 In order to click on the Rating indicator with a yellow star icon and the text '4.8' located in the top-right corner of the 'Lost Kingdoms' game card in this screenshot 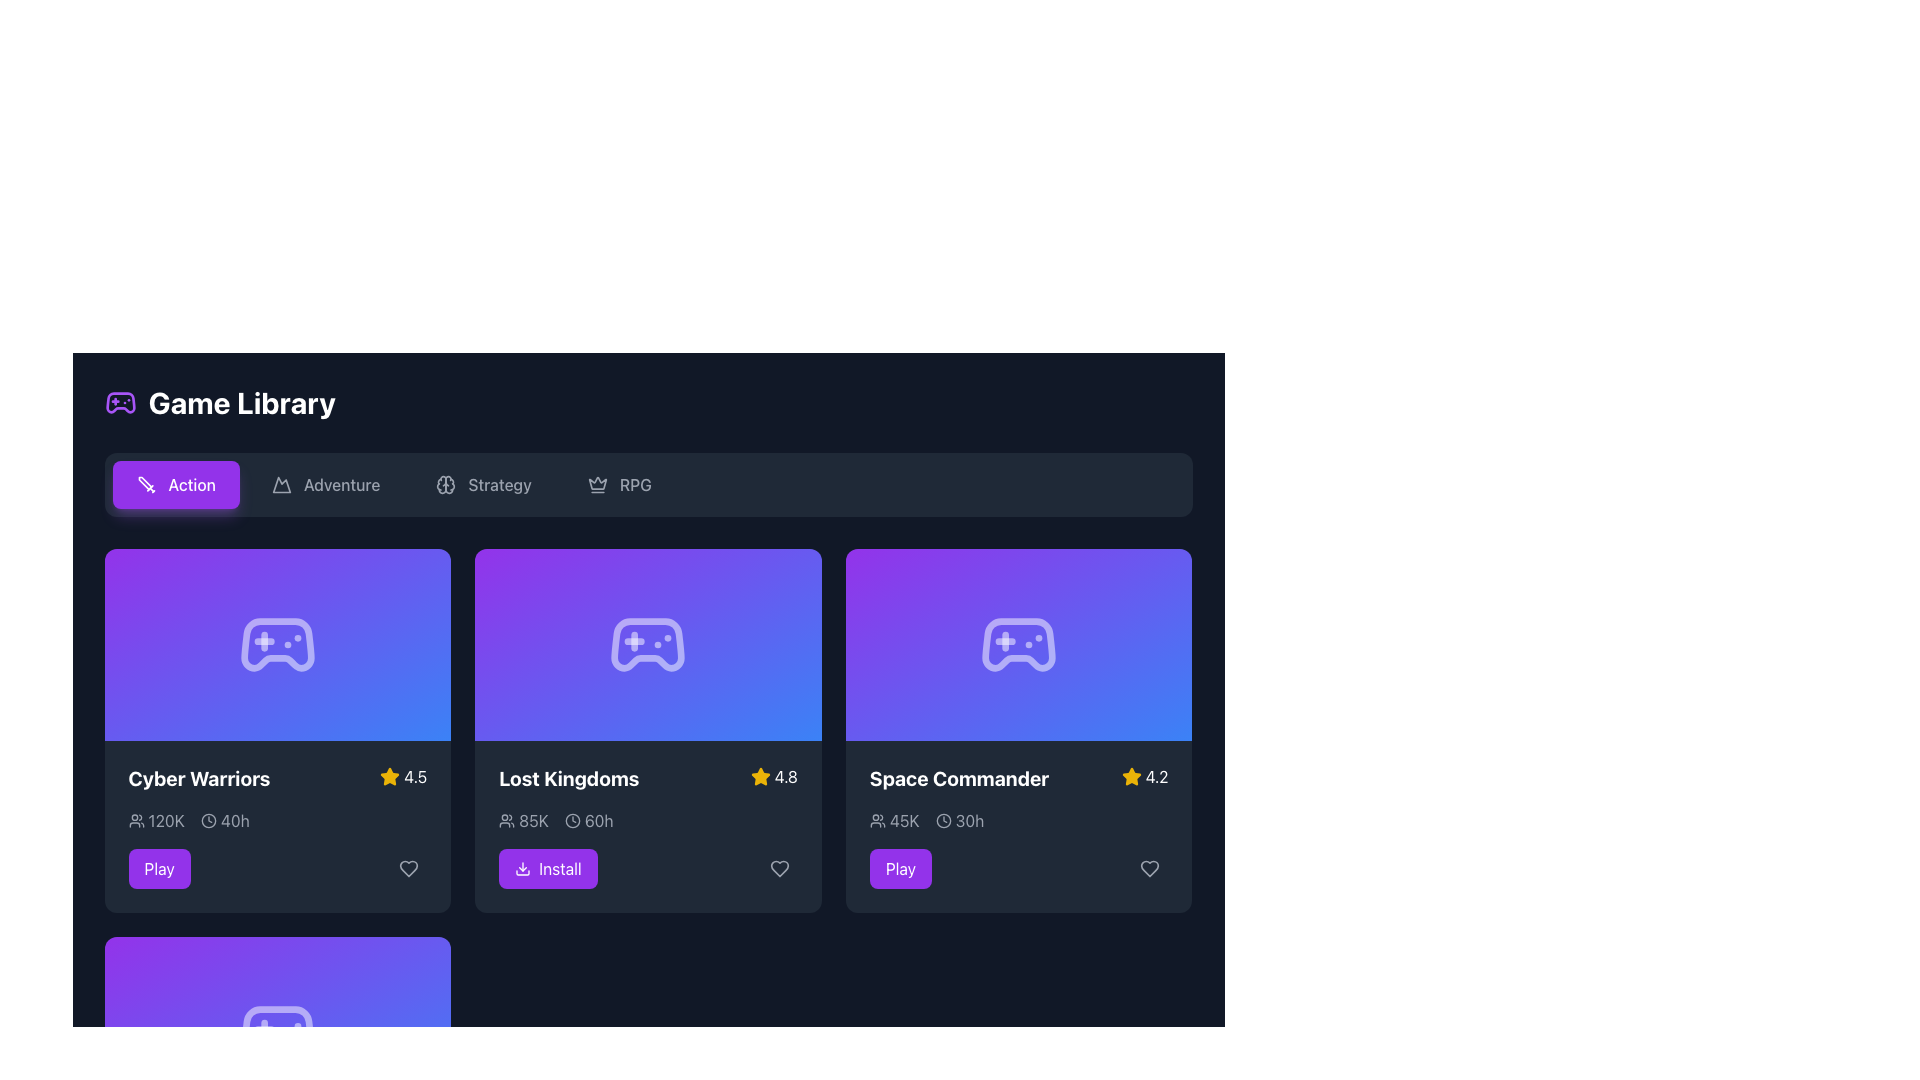, I will do `click(773, 775)`.